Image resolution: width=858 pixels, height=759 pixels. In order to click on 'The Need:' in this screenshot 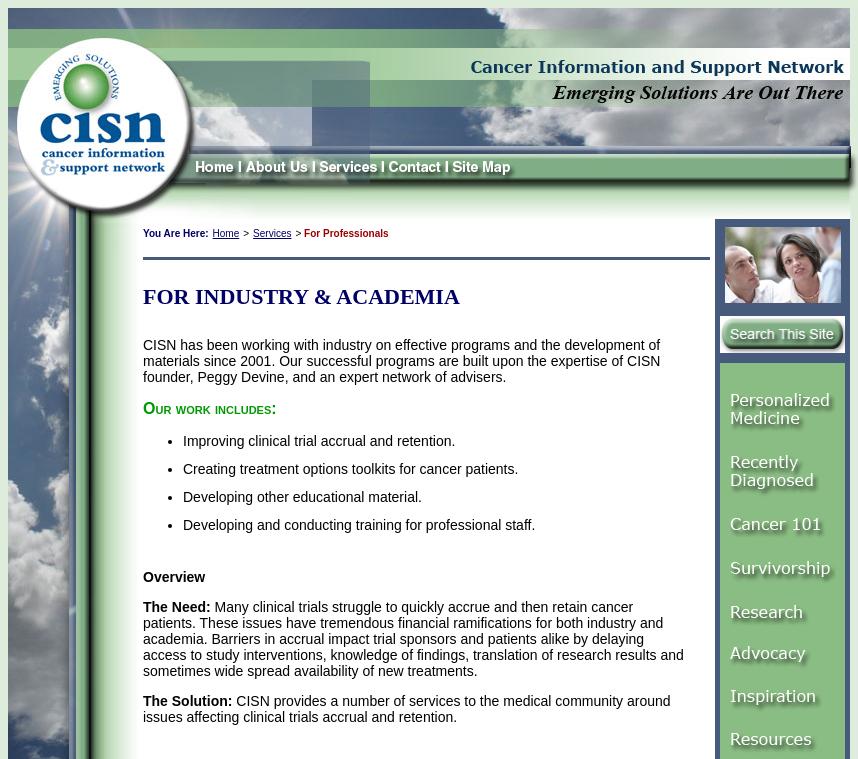, I will do `click(176, 605)`.